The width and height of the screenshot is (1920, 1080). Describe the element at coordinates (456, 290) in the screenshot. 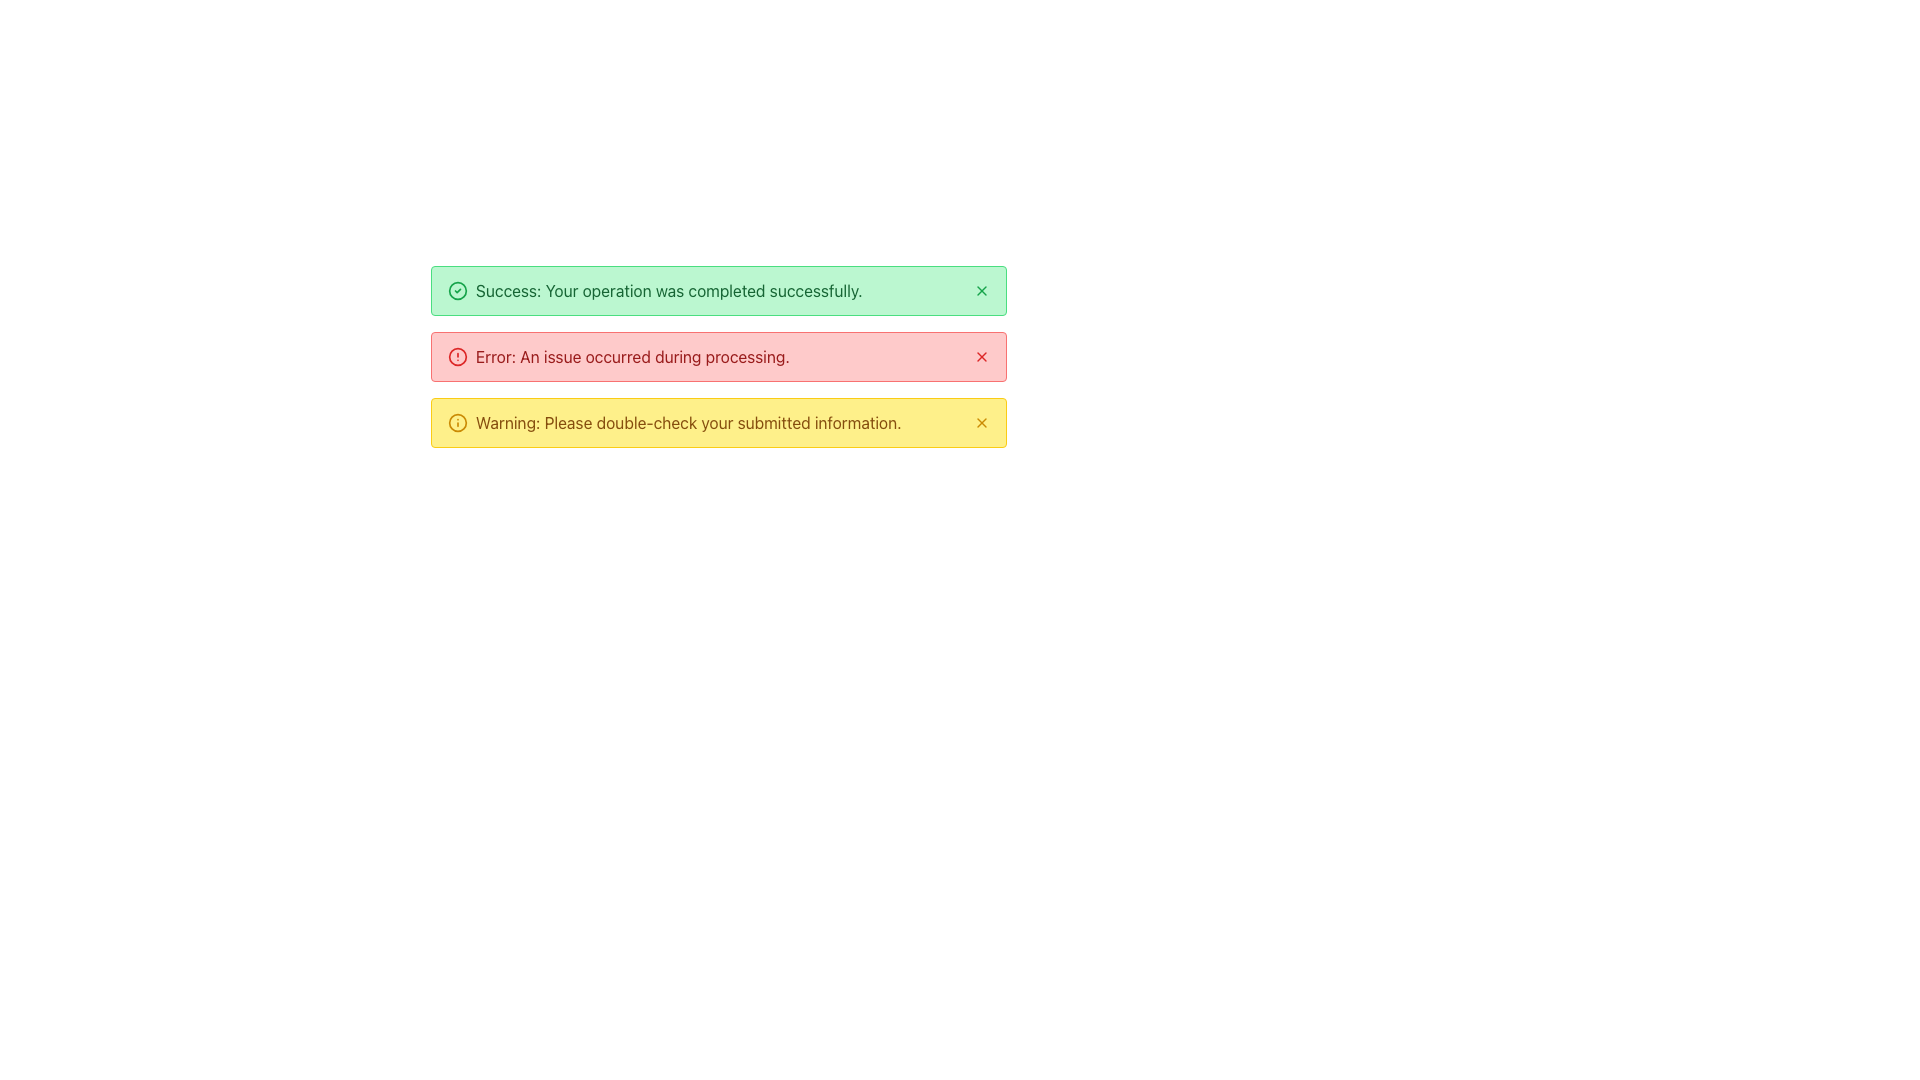

I see `the green circular border of the SVG icon in the 'Success' notification message, which is located at the left side of the message box adjacent to the text 'Success: Your operation was completed successfully.'` at that location.